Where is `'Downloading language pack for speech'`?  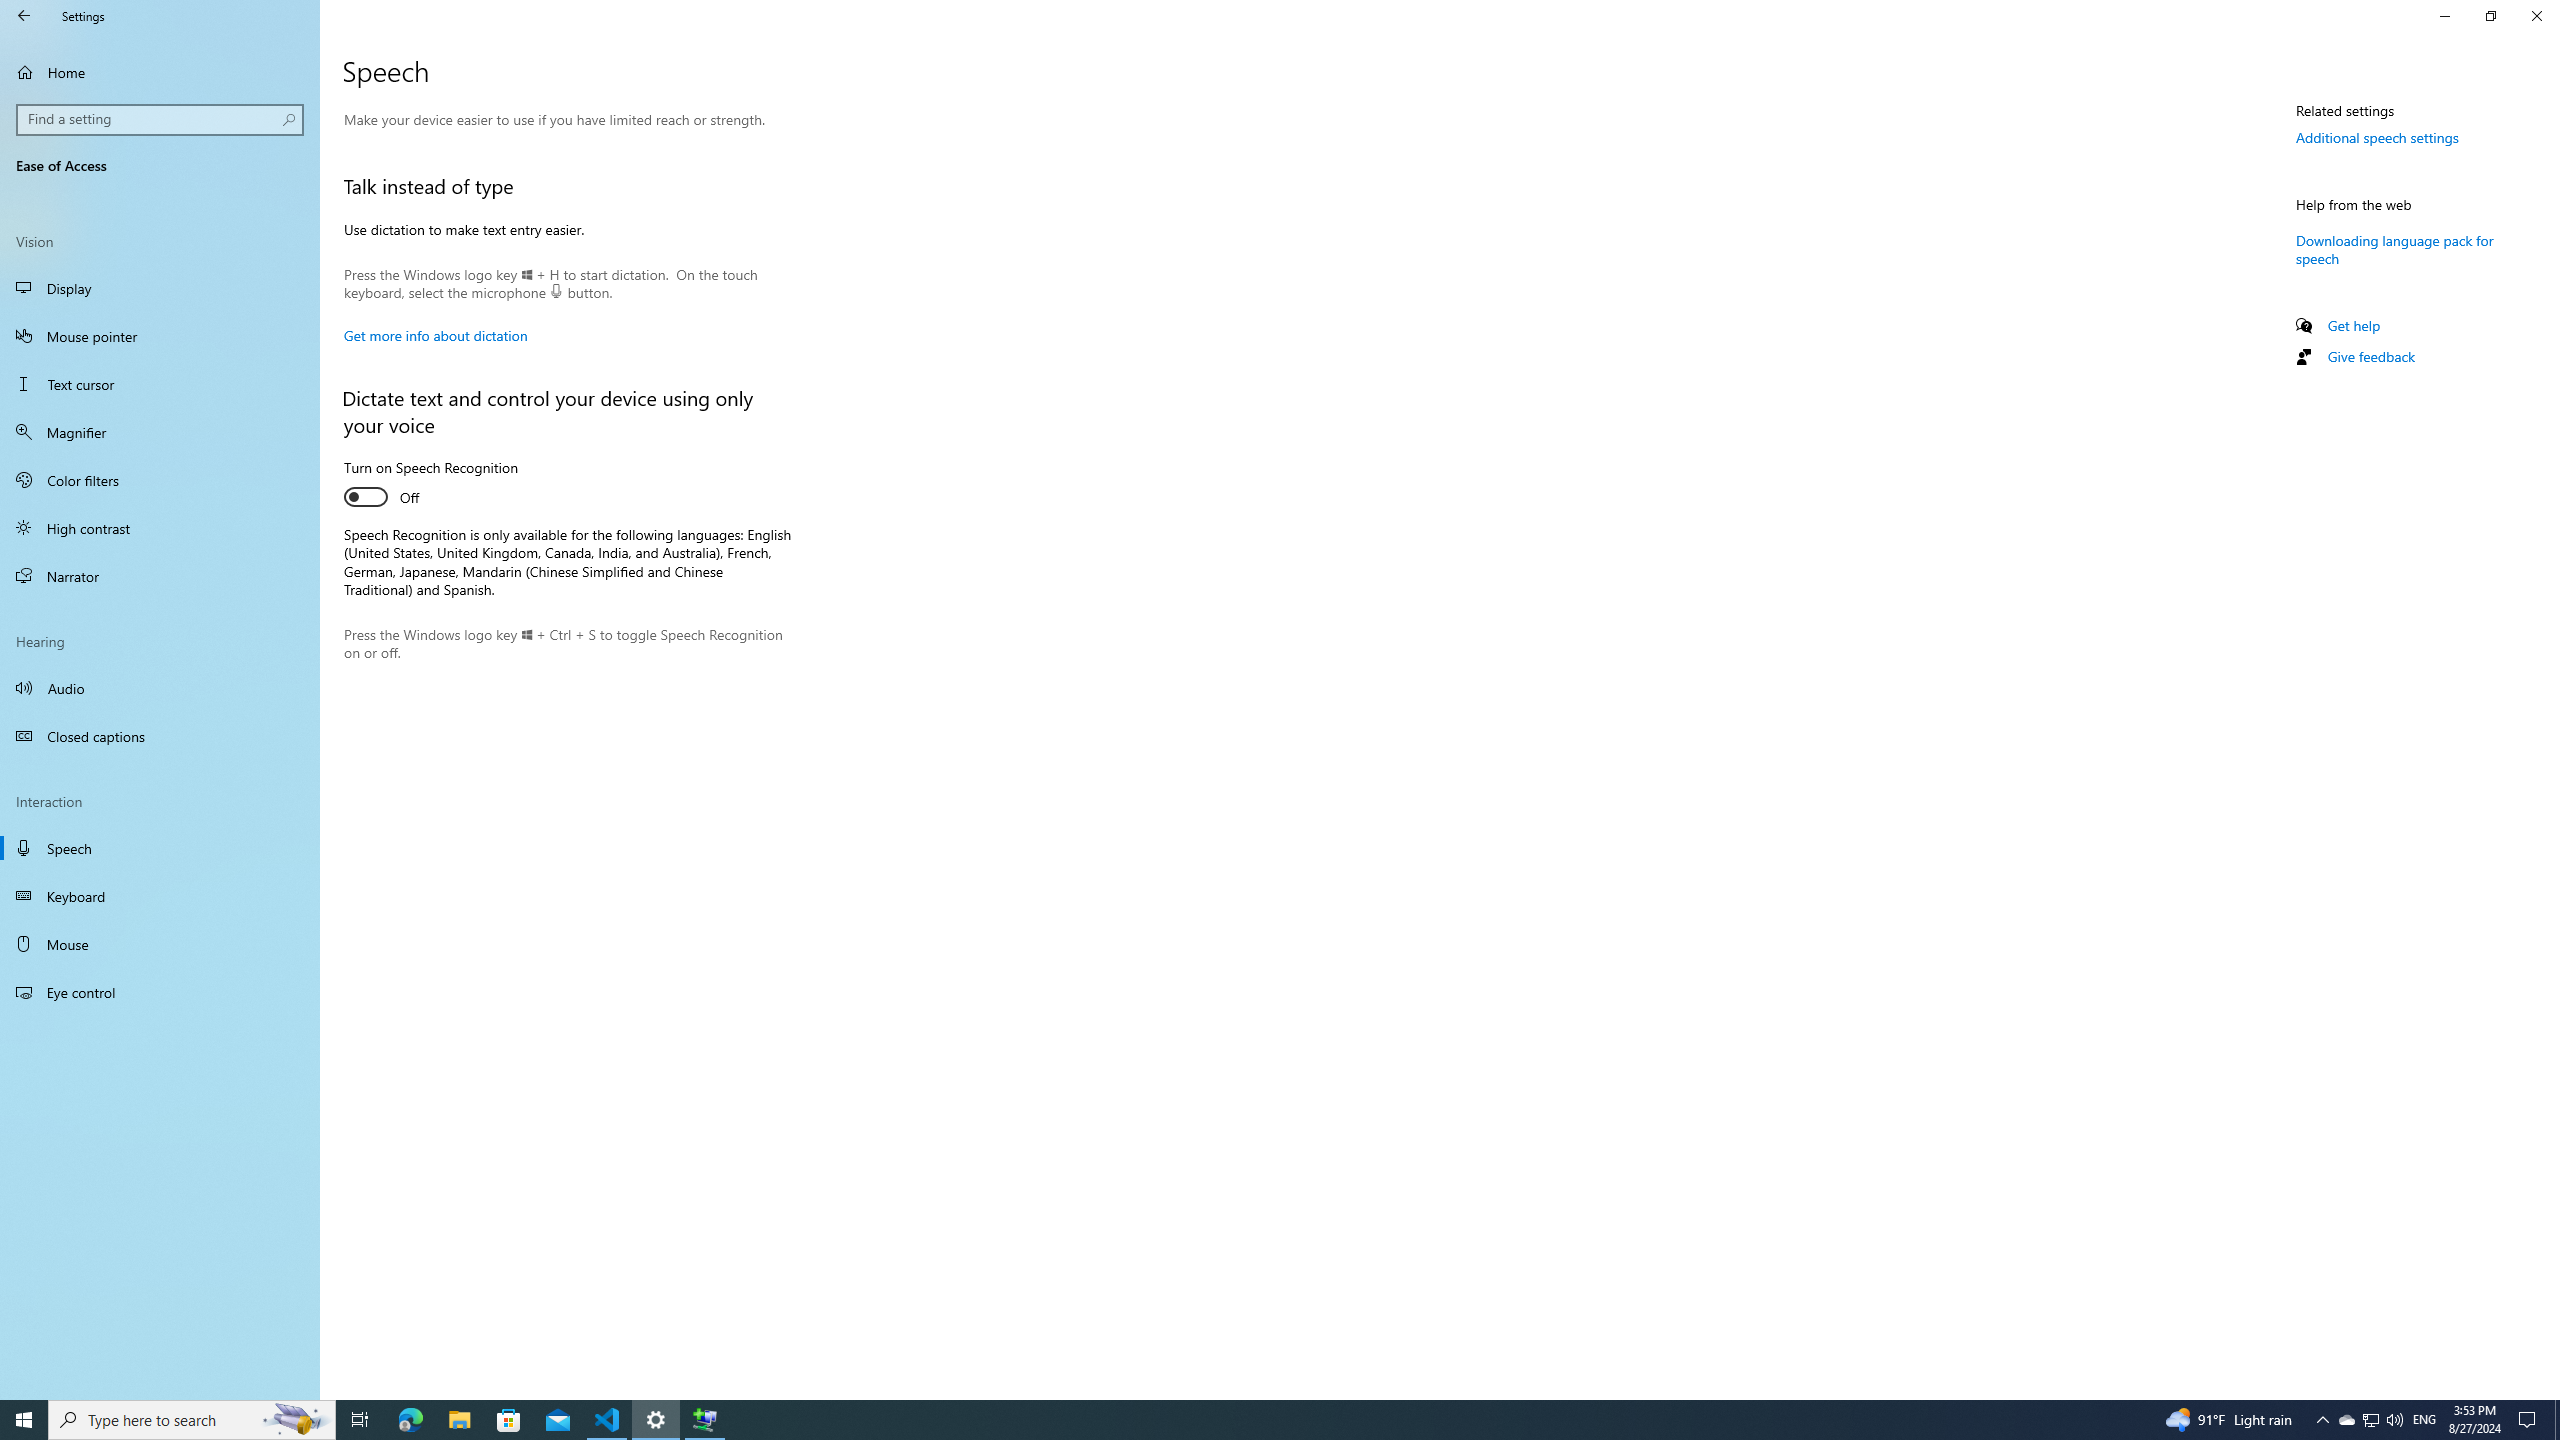
'Downloading language pack for speech' is located at coordinates (2393, 248).